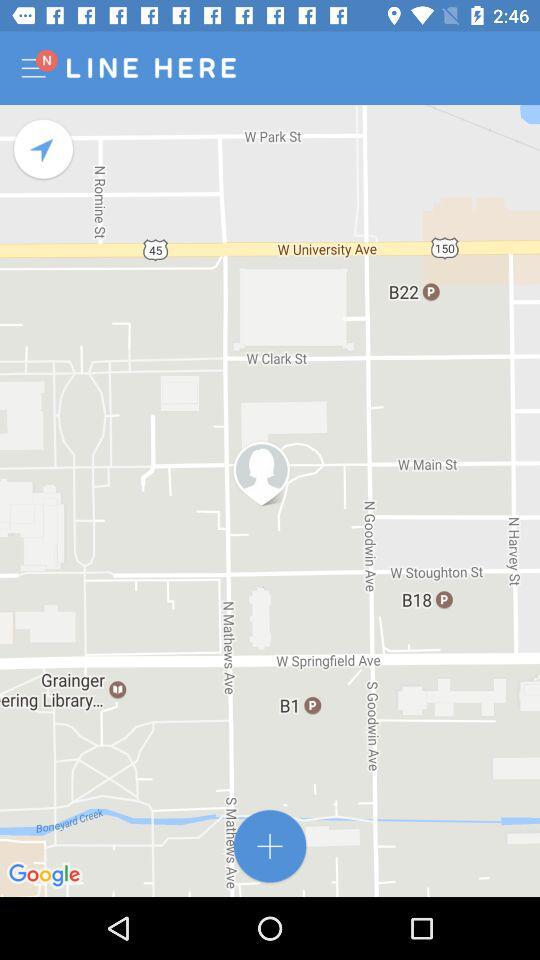 This screenshot has width=540, height=960. Describe the element at coordinates (44, 148) in the screenshot. I see `the navigation icon` at that location.